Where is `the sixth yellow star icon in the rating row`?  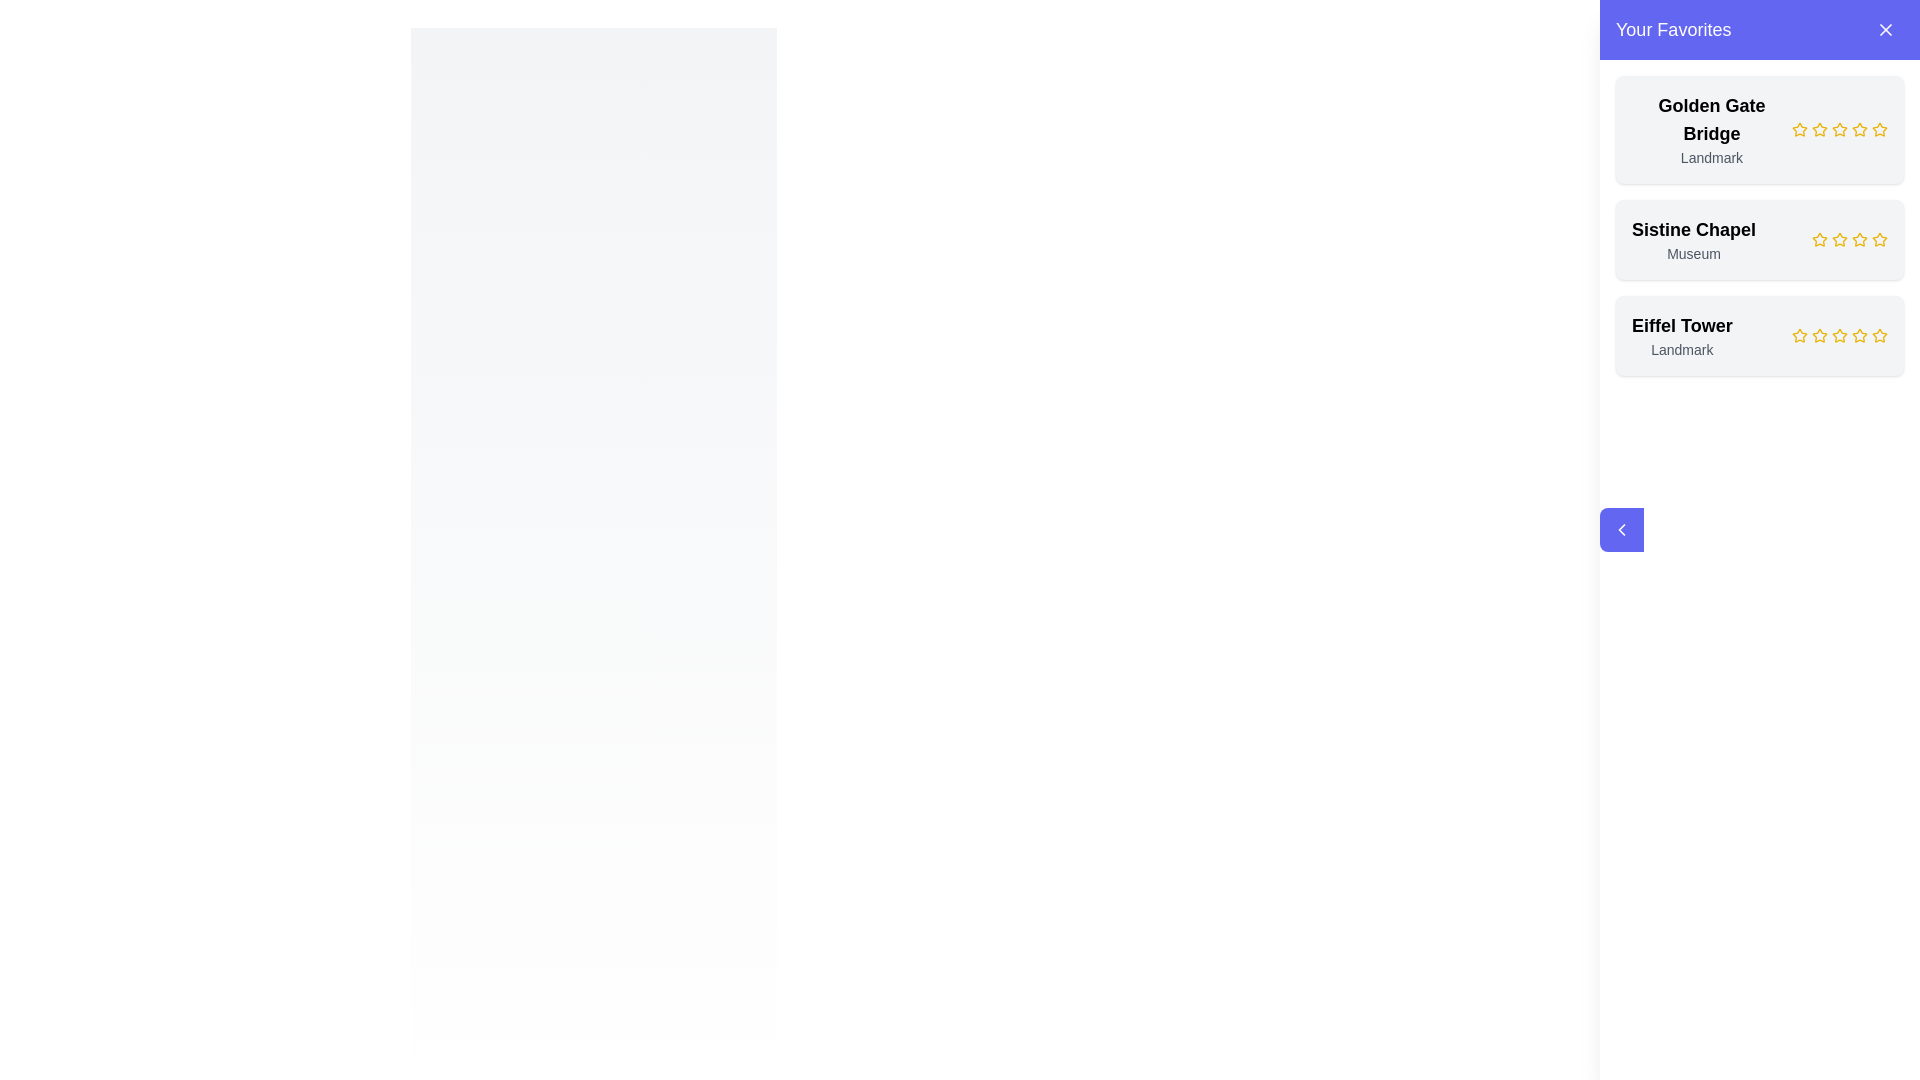 the sixth yellow star icon in the rating row is located at coordinates (1879, 238).